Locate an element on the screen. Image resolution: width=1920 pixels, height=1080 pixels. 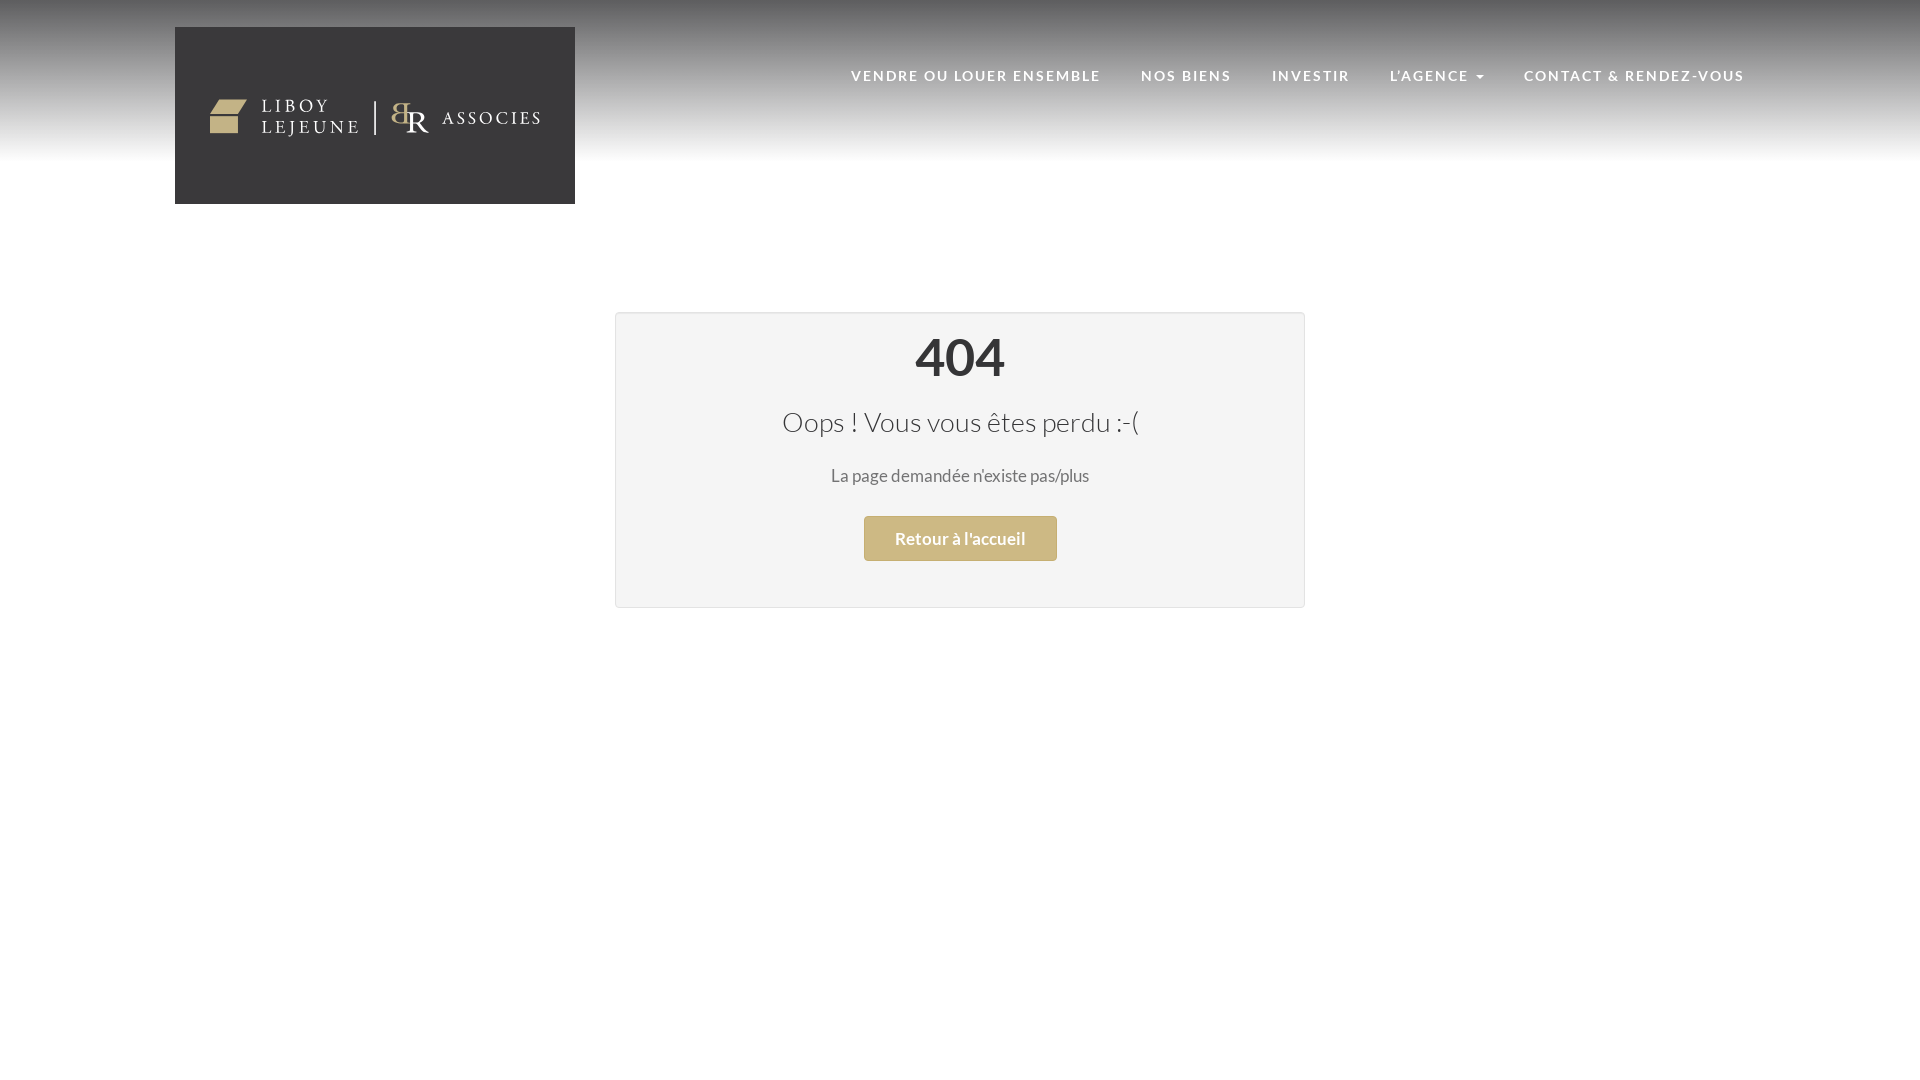
'VENDRE OU LOUER ENSEMBLE' is located at coordinates (975, 74).